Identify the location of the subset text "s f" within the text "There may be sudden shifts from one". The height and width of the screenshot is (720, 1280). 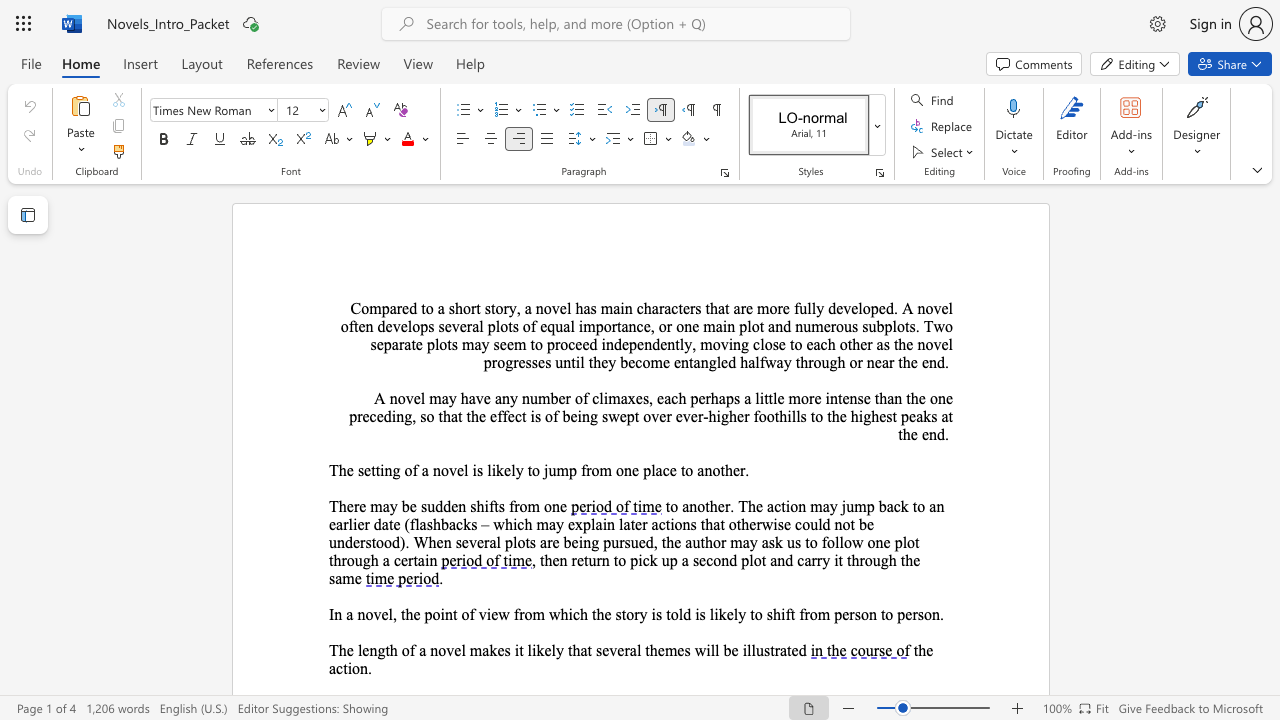
(498, 505).